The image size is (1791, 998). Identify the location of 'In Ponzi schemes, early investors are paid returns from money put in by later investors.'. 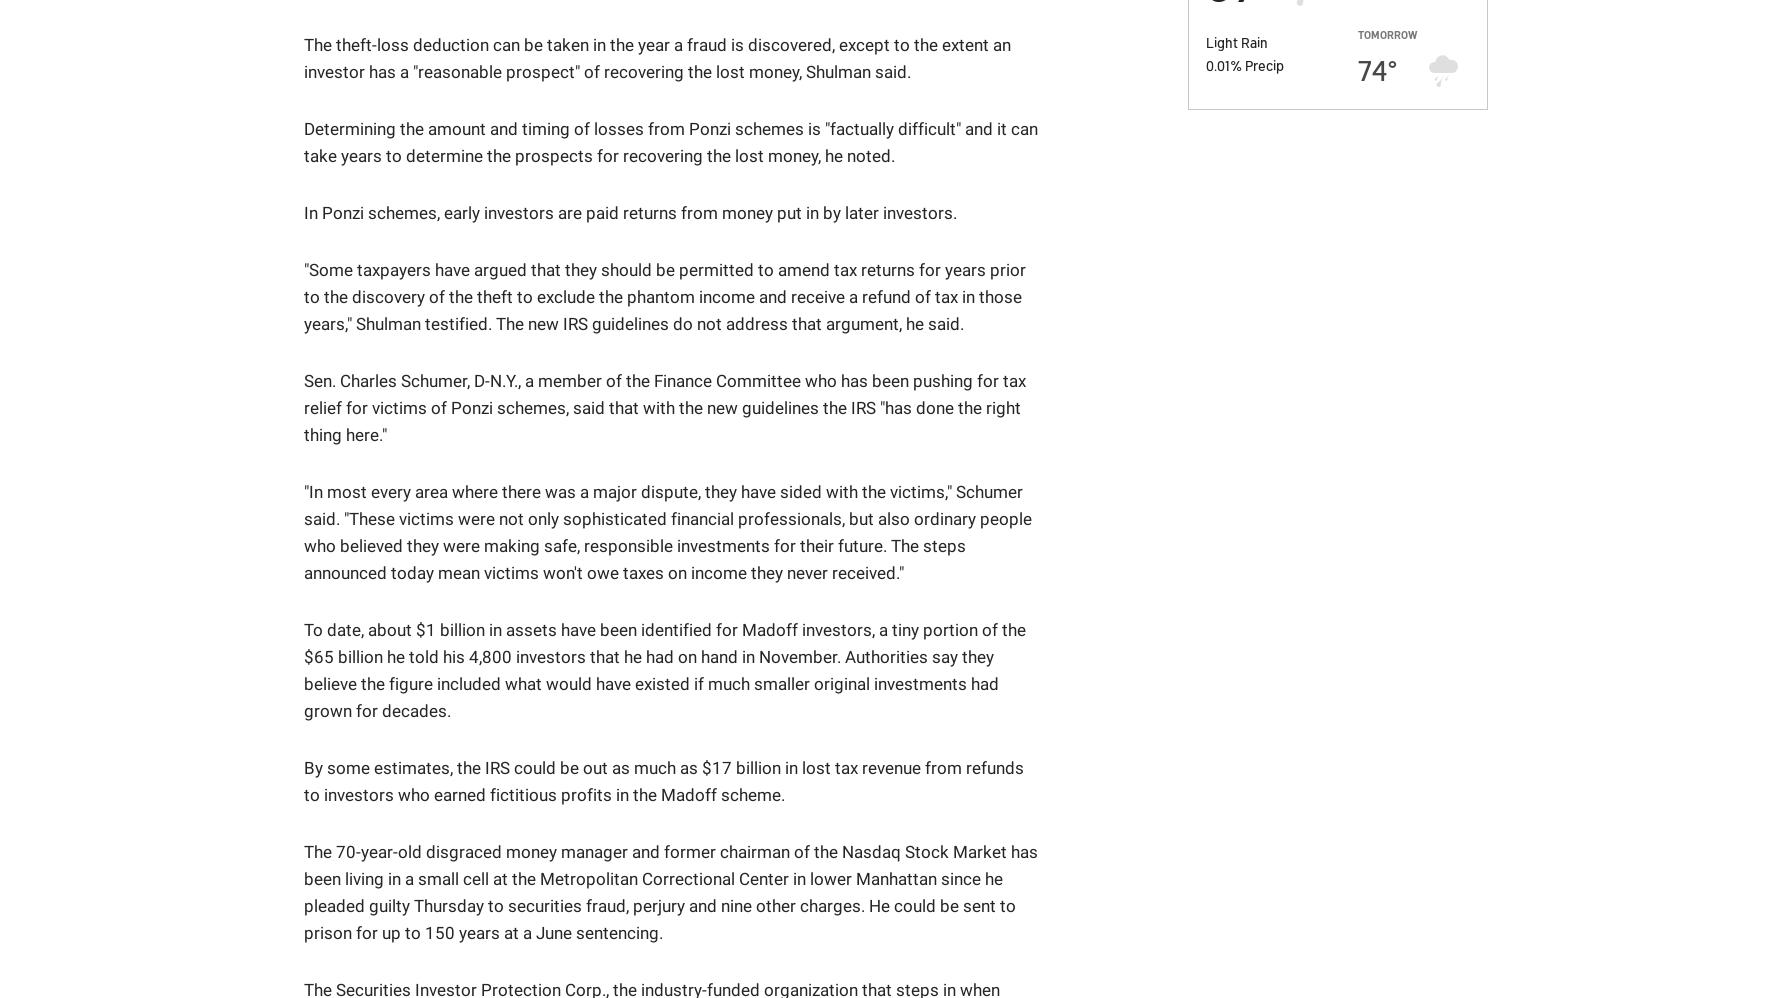
(629, 212).